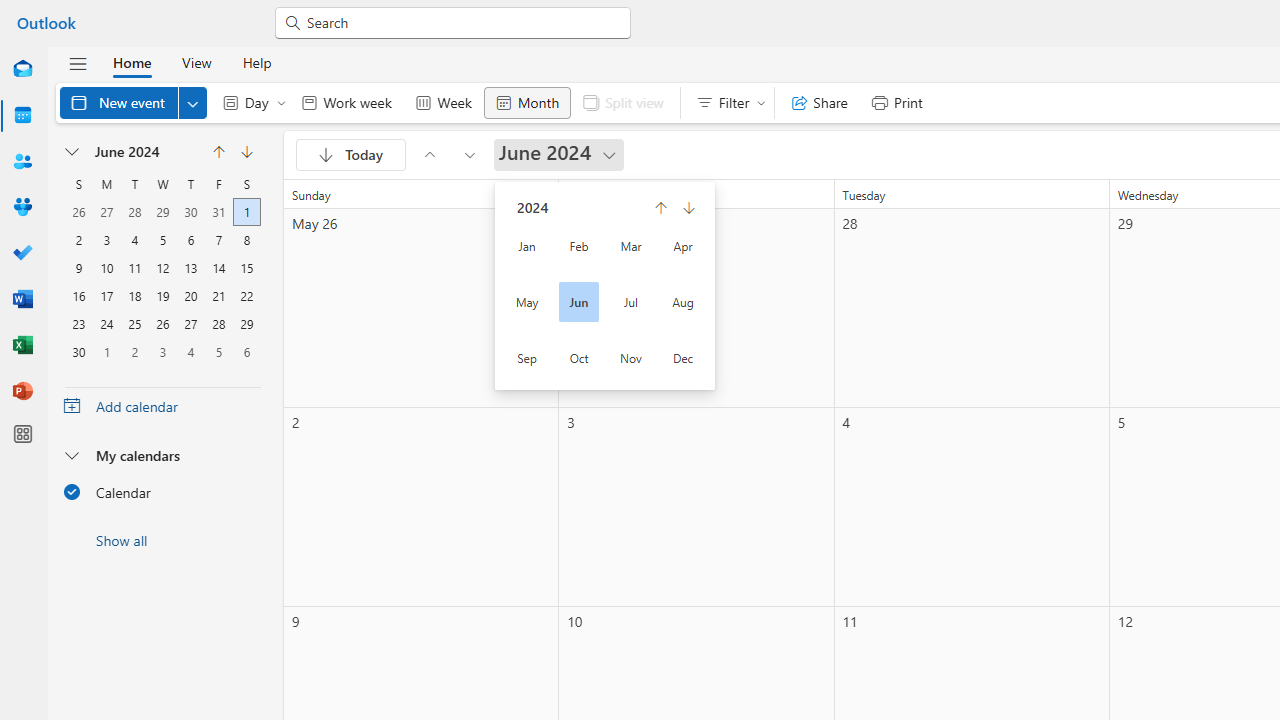 This screenshot has height=720, width=1280. I want to click on '6, June, 2024', so click(191, 237).